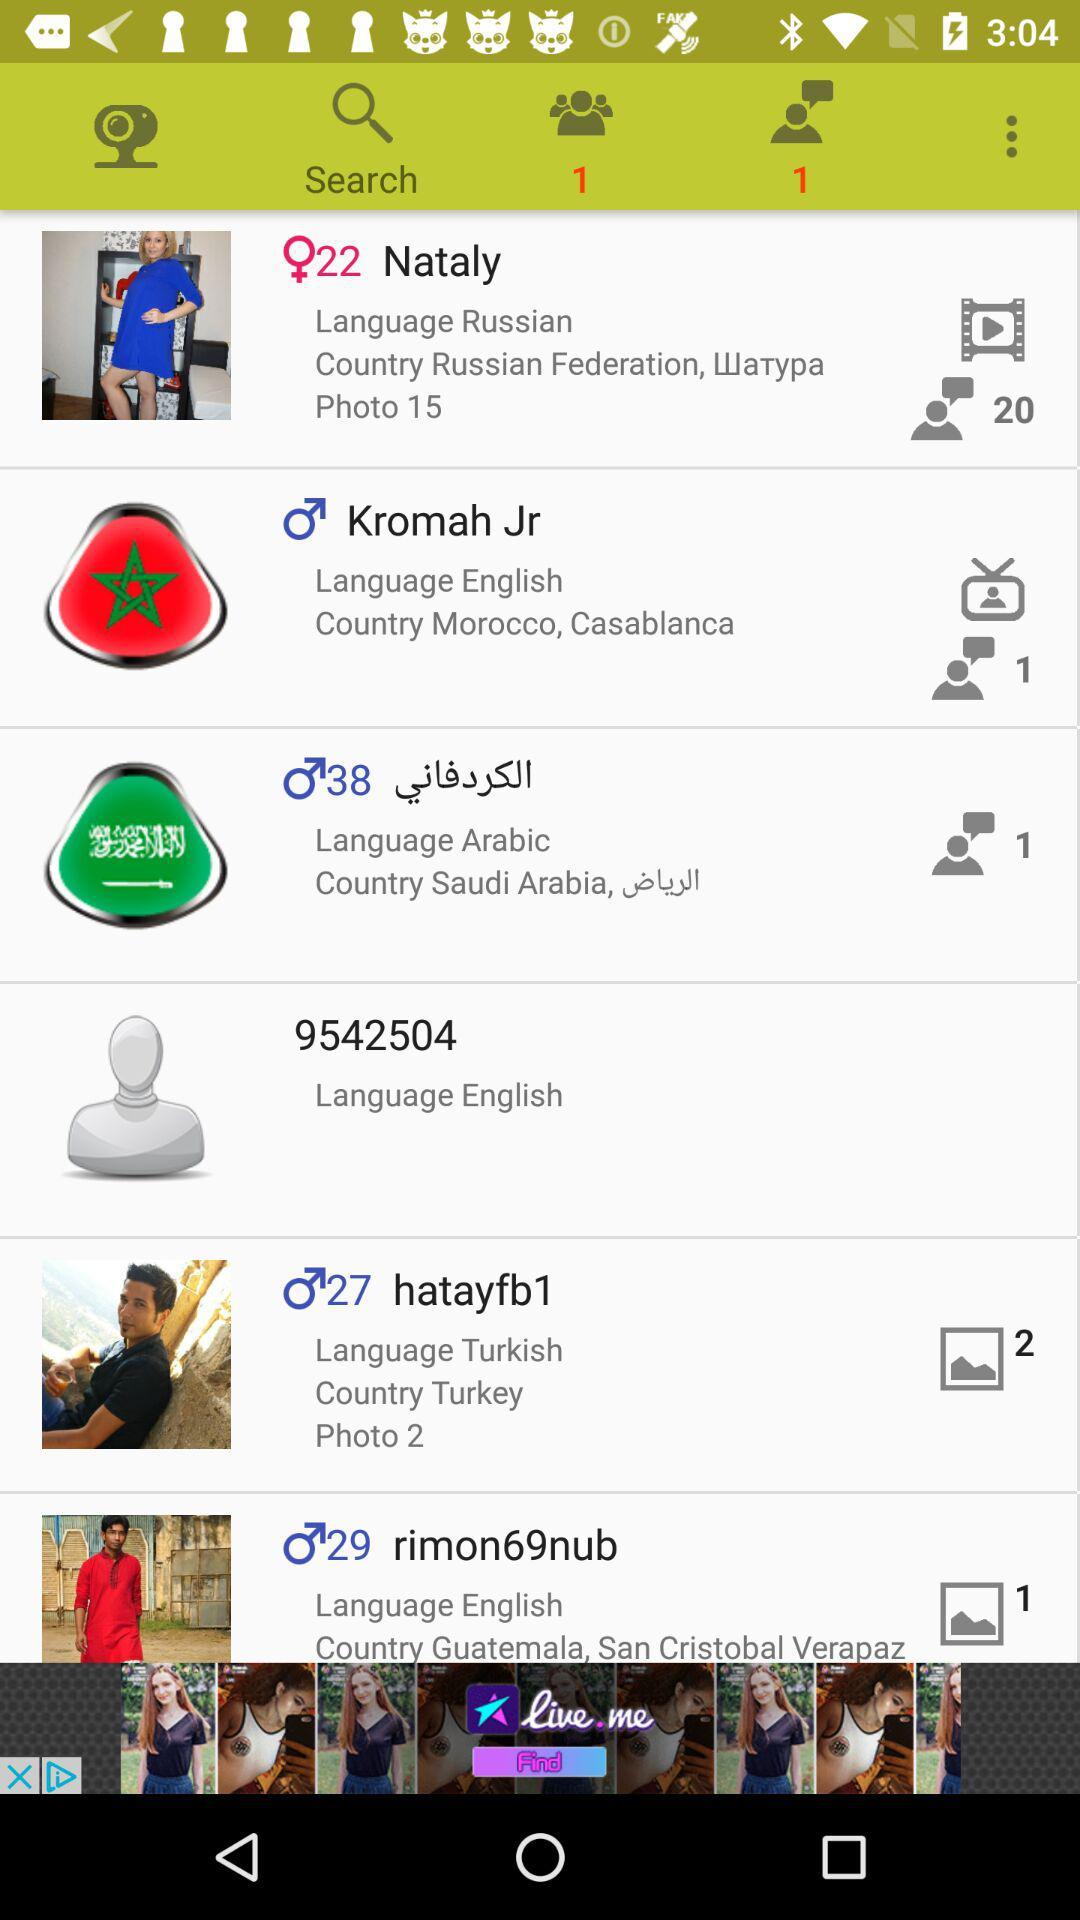 The width and height of the screenshot is (1080, 1920). I want to click on redirect to advertisement, so click(540, 1727).